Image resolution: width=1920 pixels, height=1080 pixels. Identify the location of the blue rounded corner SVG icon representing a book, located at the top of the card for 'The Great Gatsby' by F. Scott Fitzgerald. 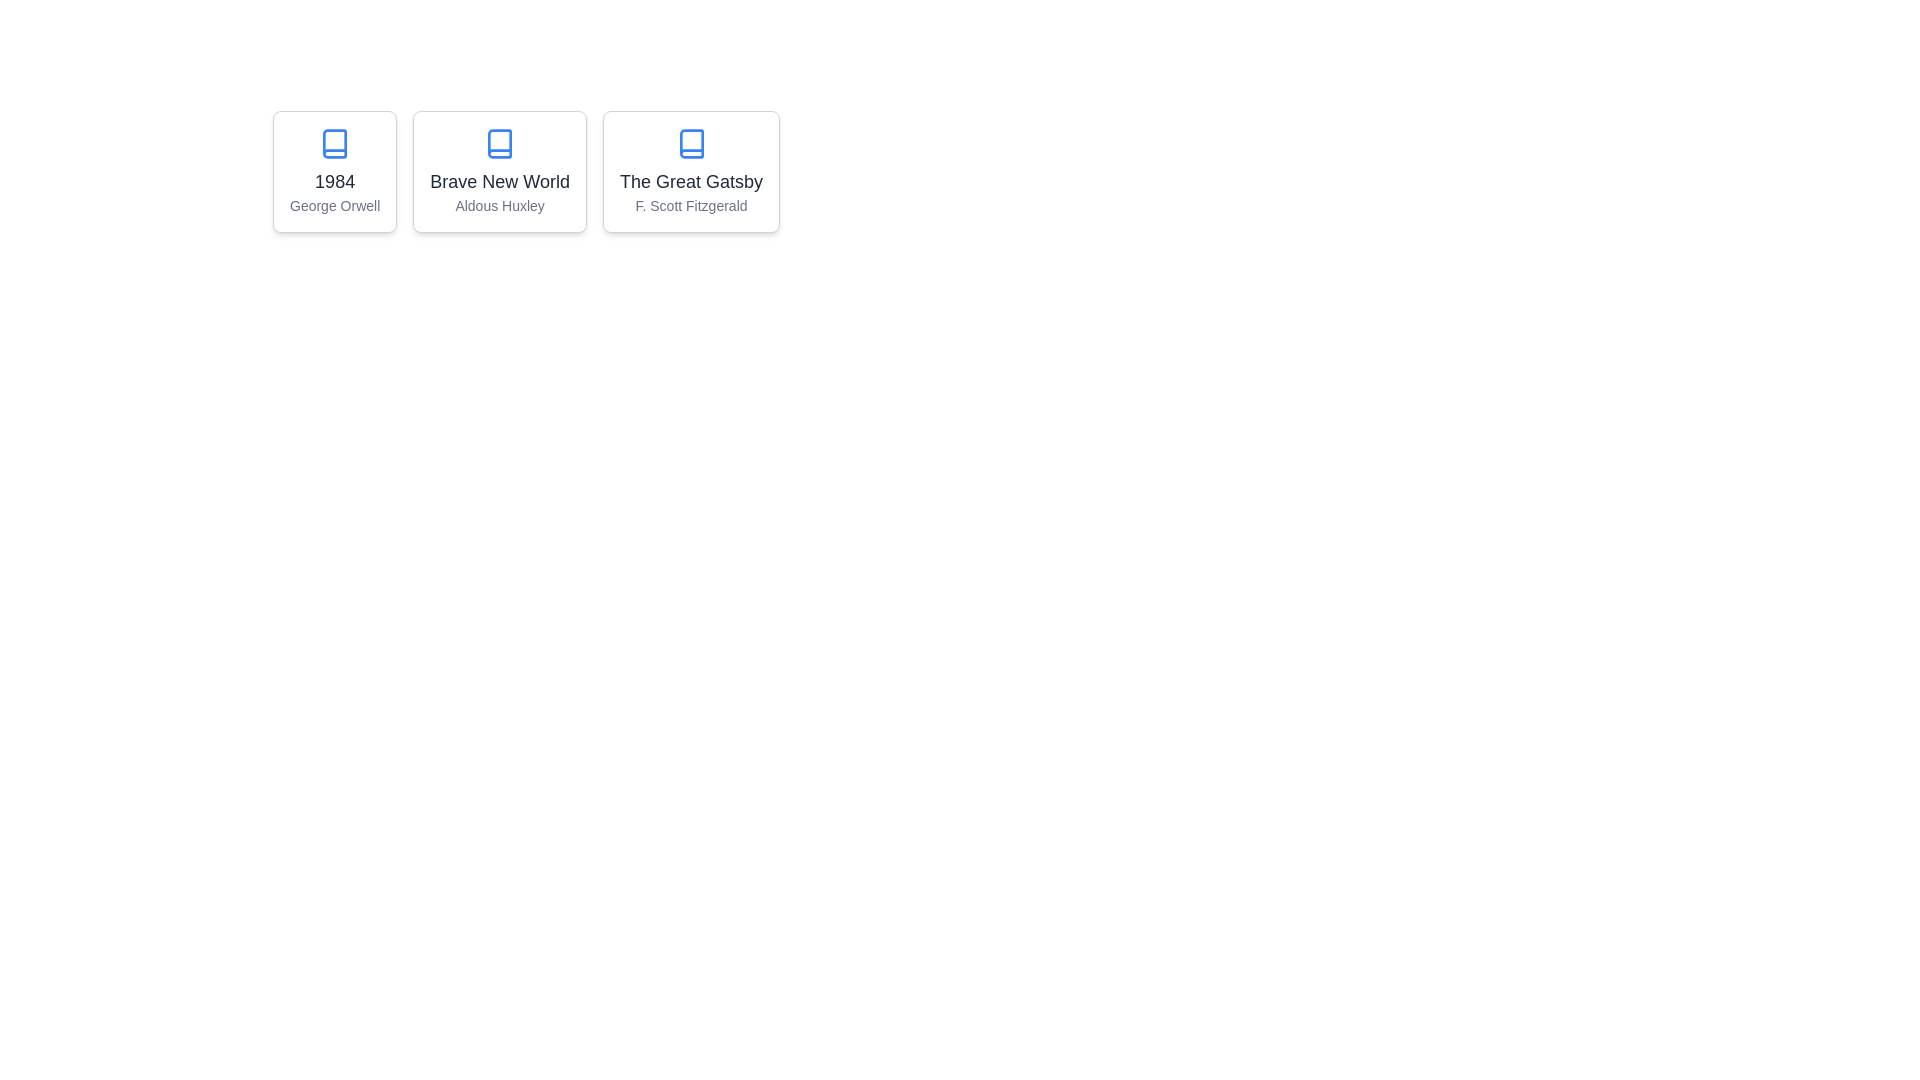
(691, 142).